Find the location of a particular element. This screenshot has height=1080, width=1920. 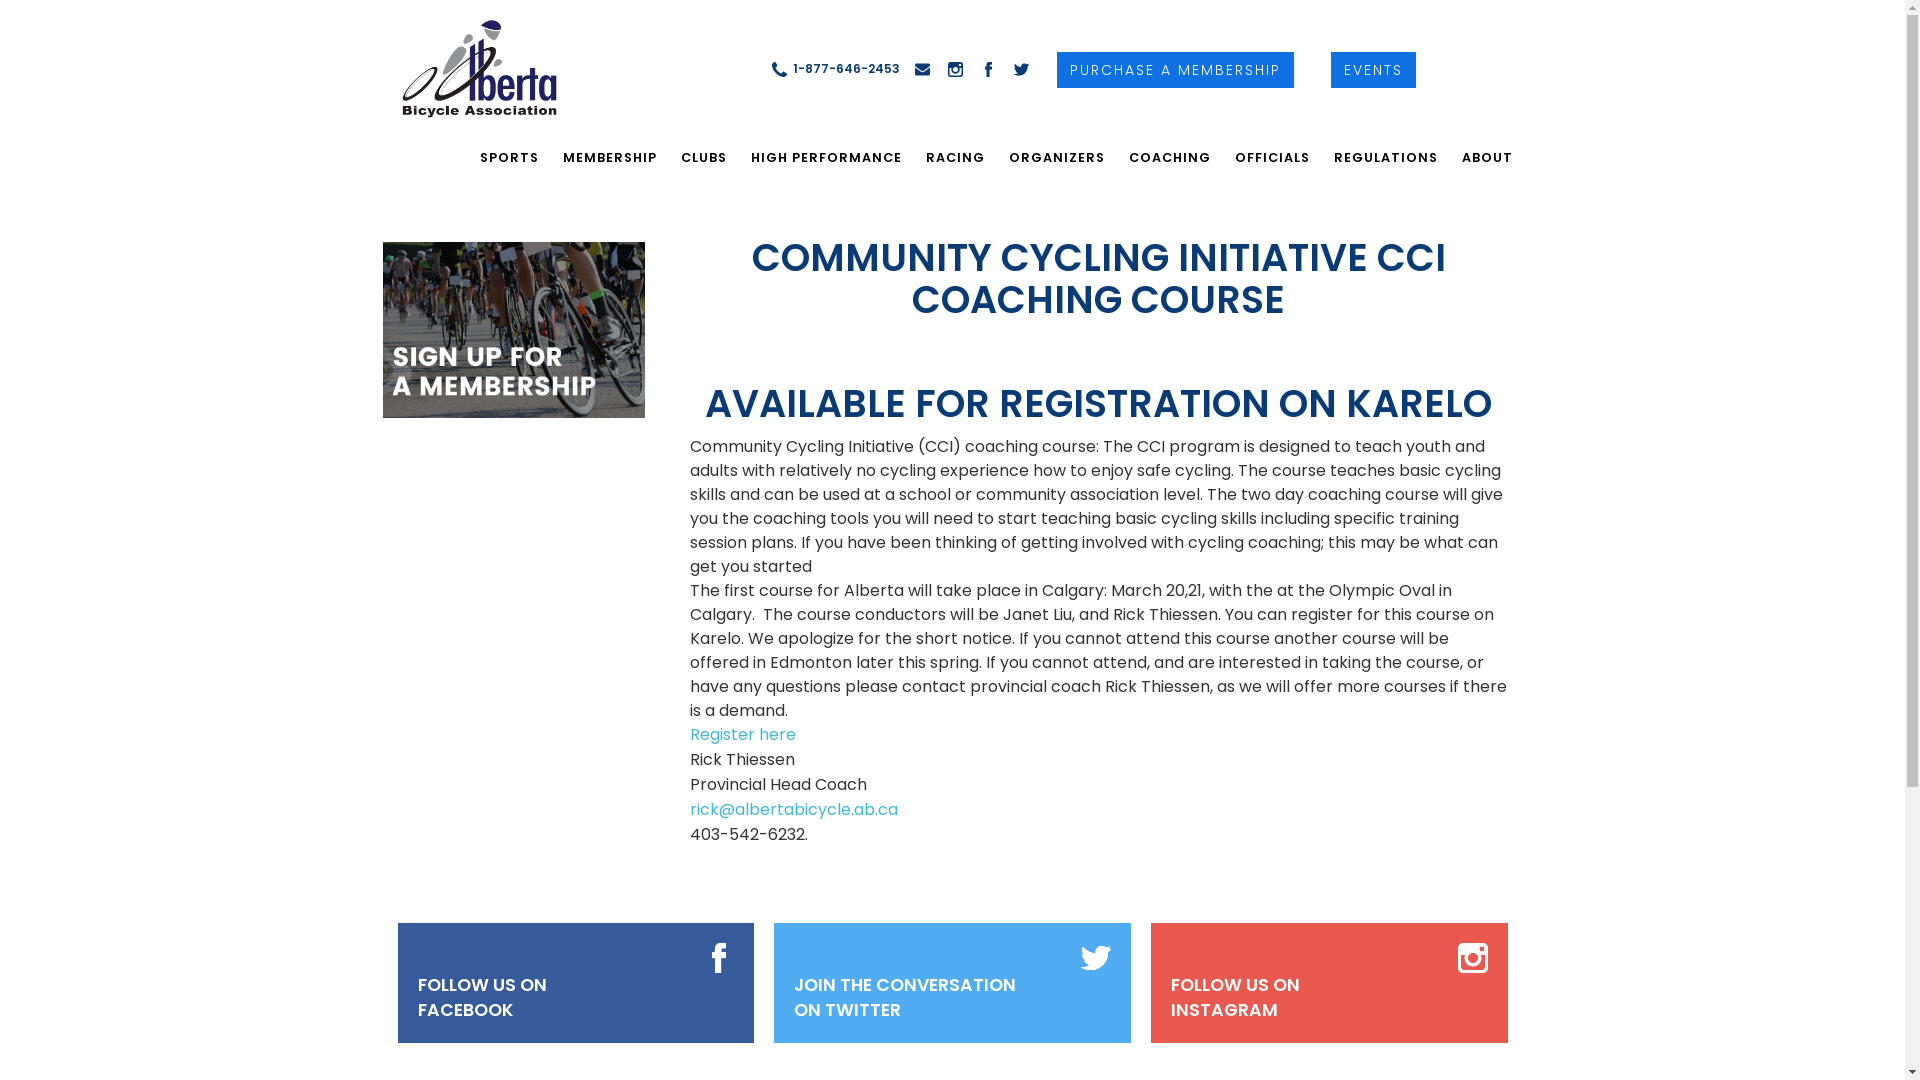

'FOLLOW US ON is located at coordinates (482, 998).